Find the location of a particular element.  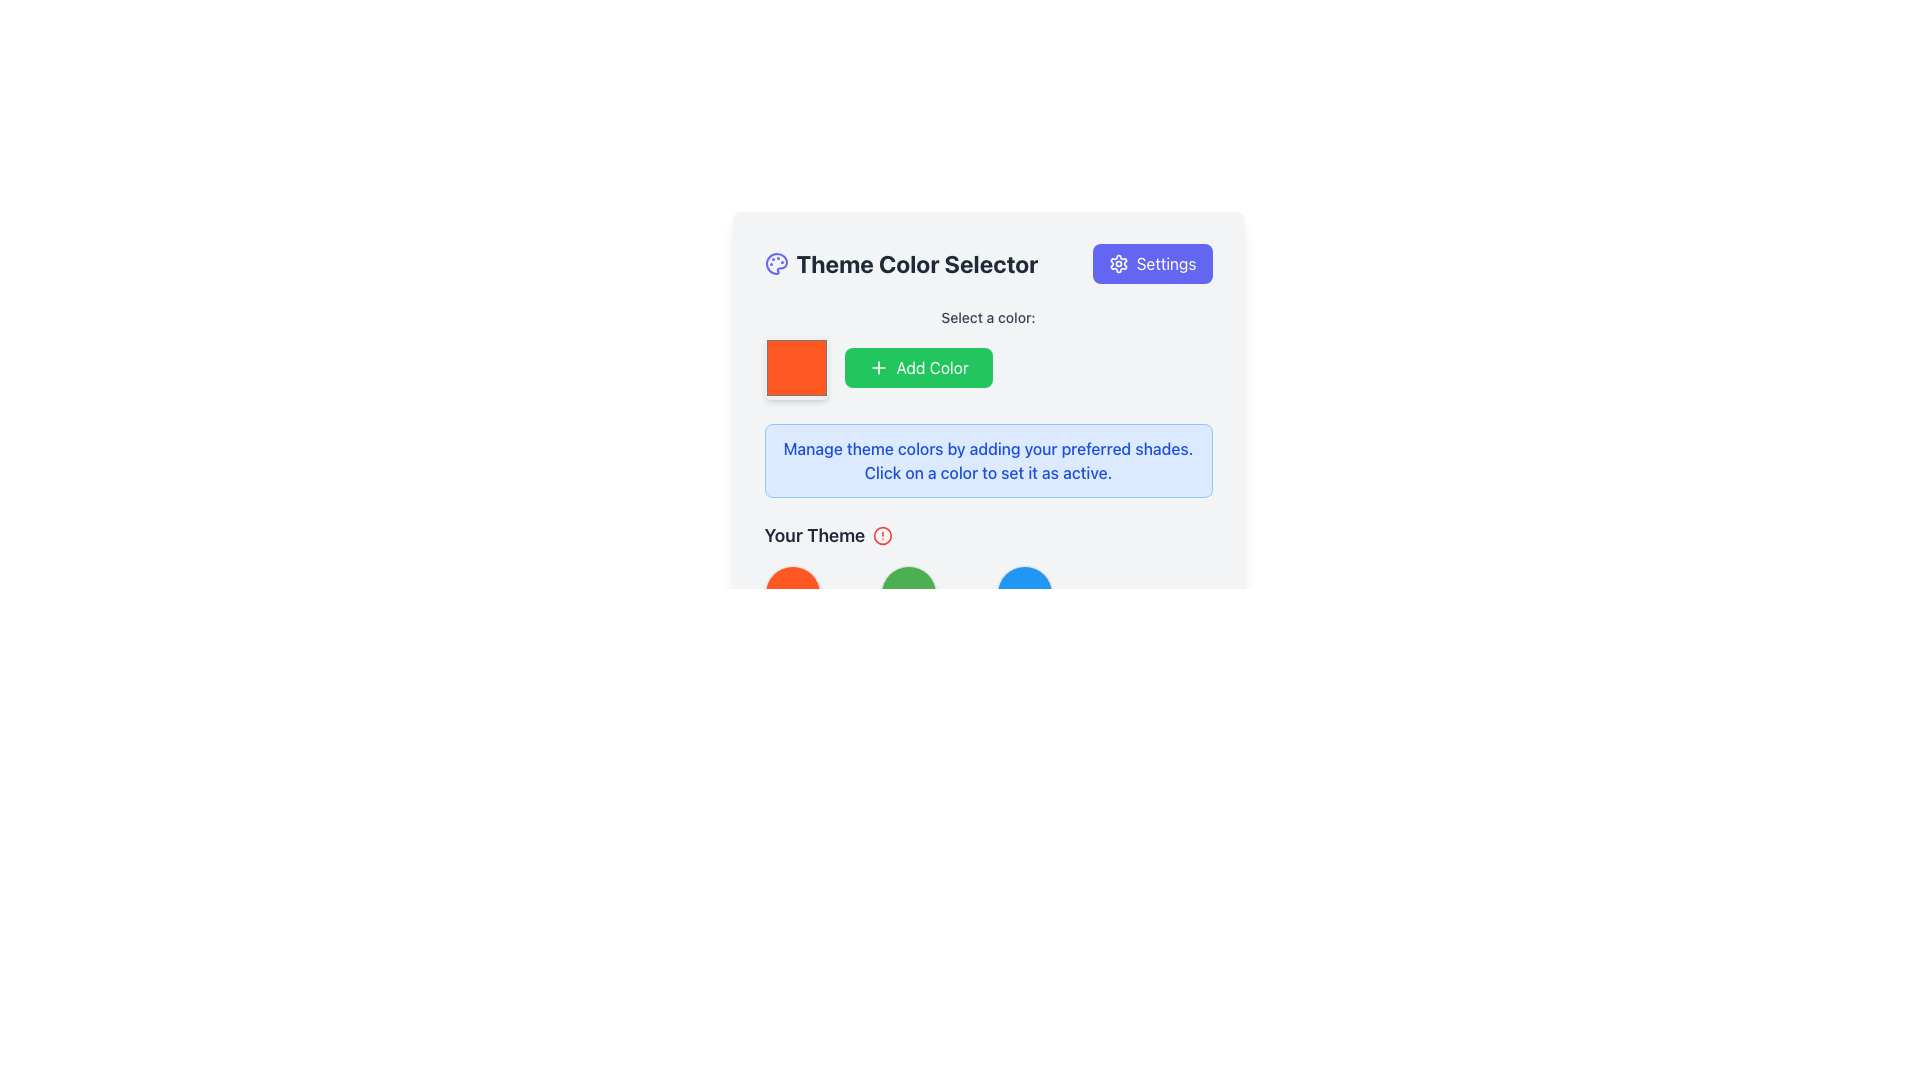

the circular icon button with a green fill color is located at coordinates (907, 593).